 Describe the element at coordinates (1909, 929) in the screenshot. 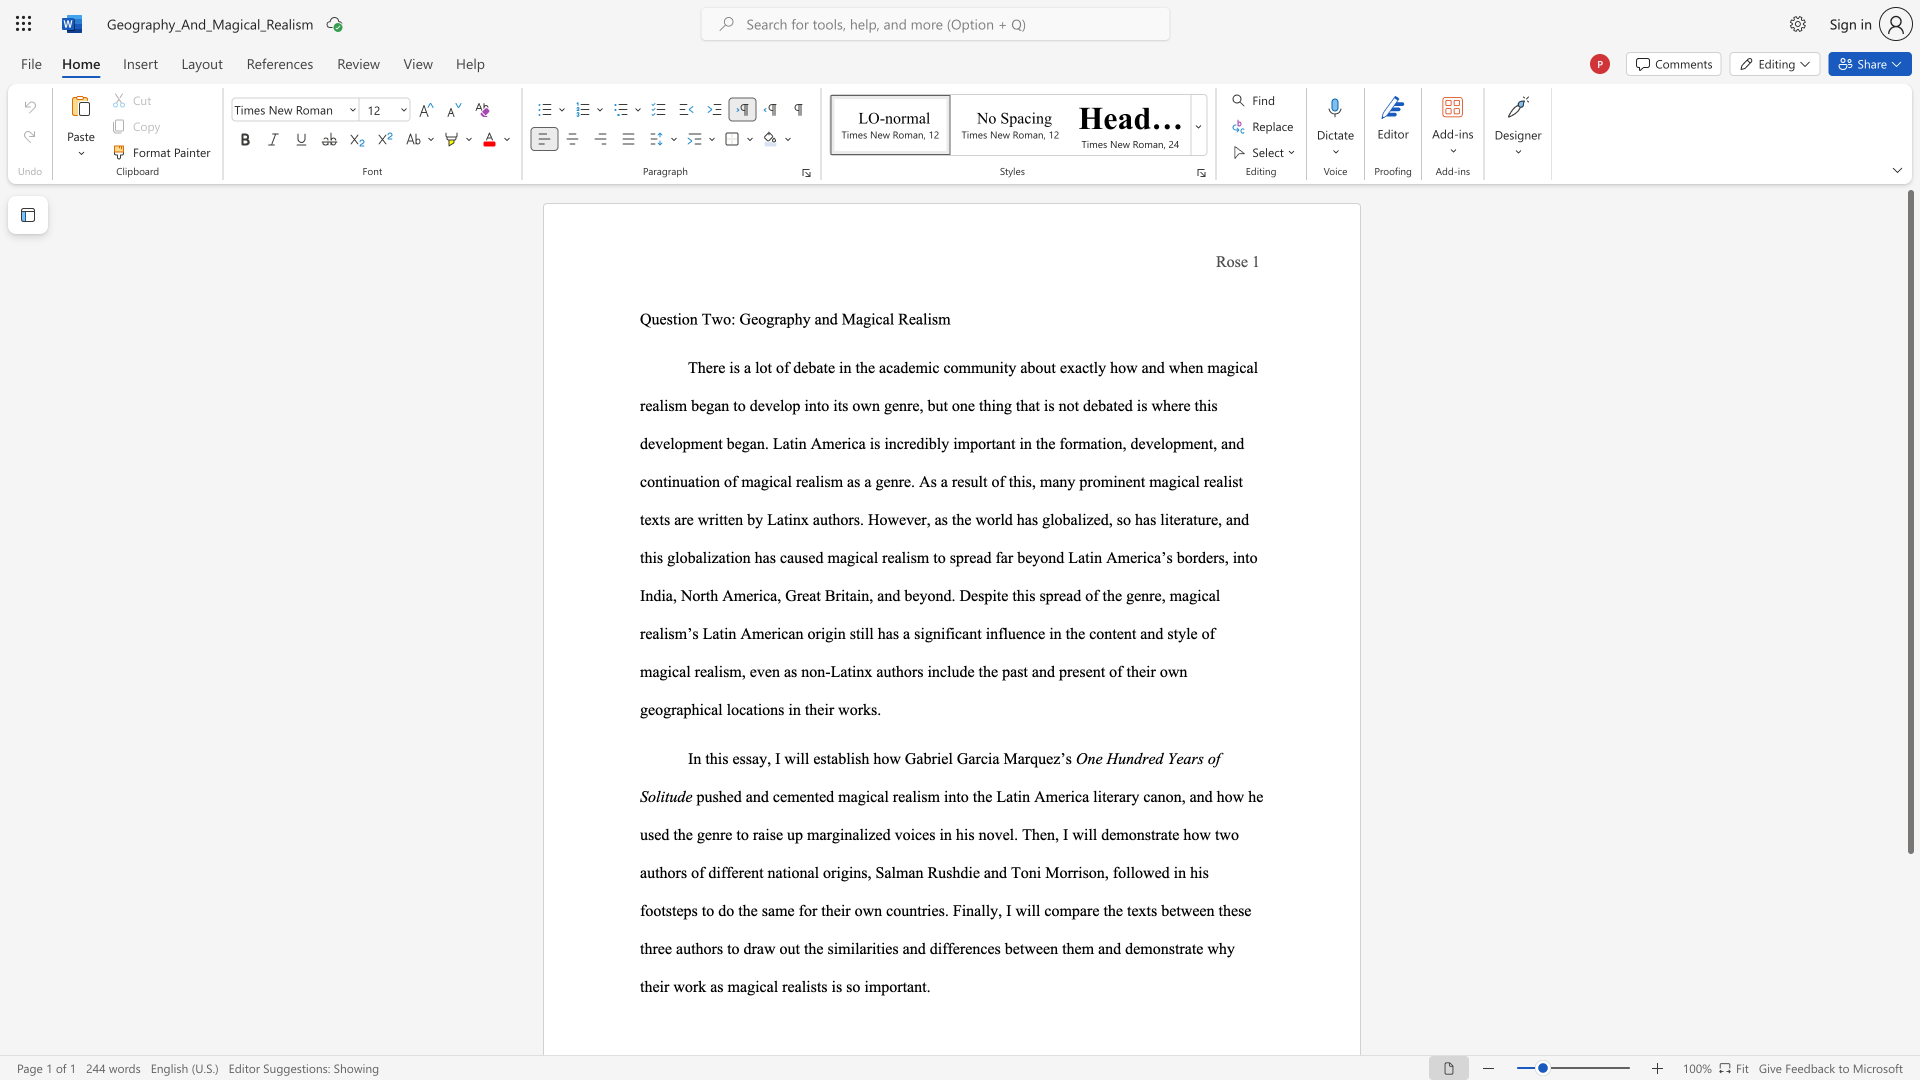

I see `the scrollbar to scroll the page down` at that location.